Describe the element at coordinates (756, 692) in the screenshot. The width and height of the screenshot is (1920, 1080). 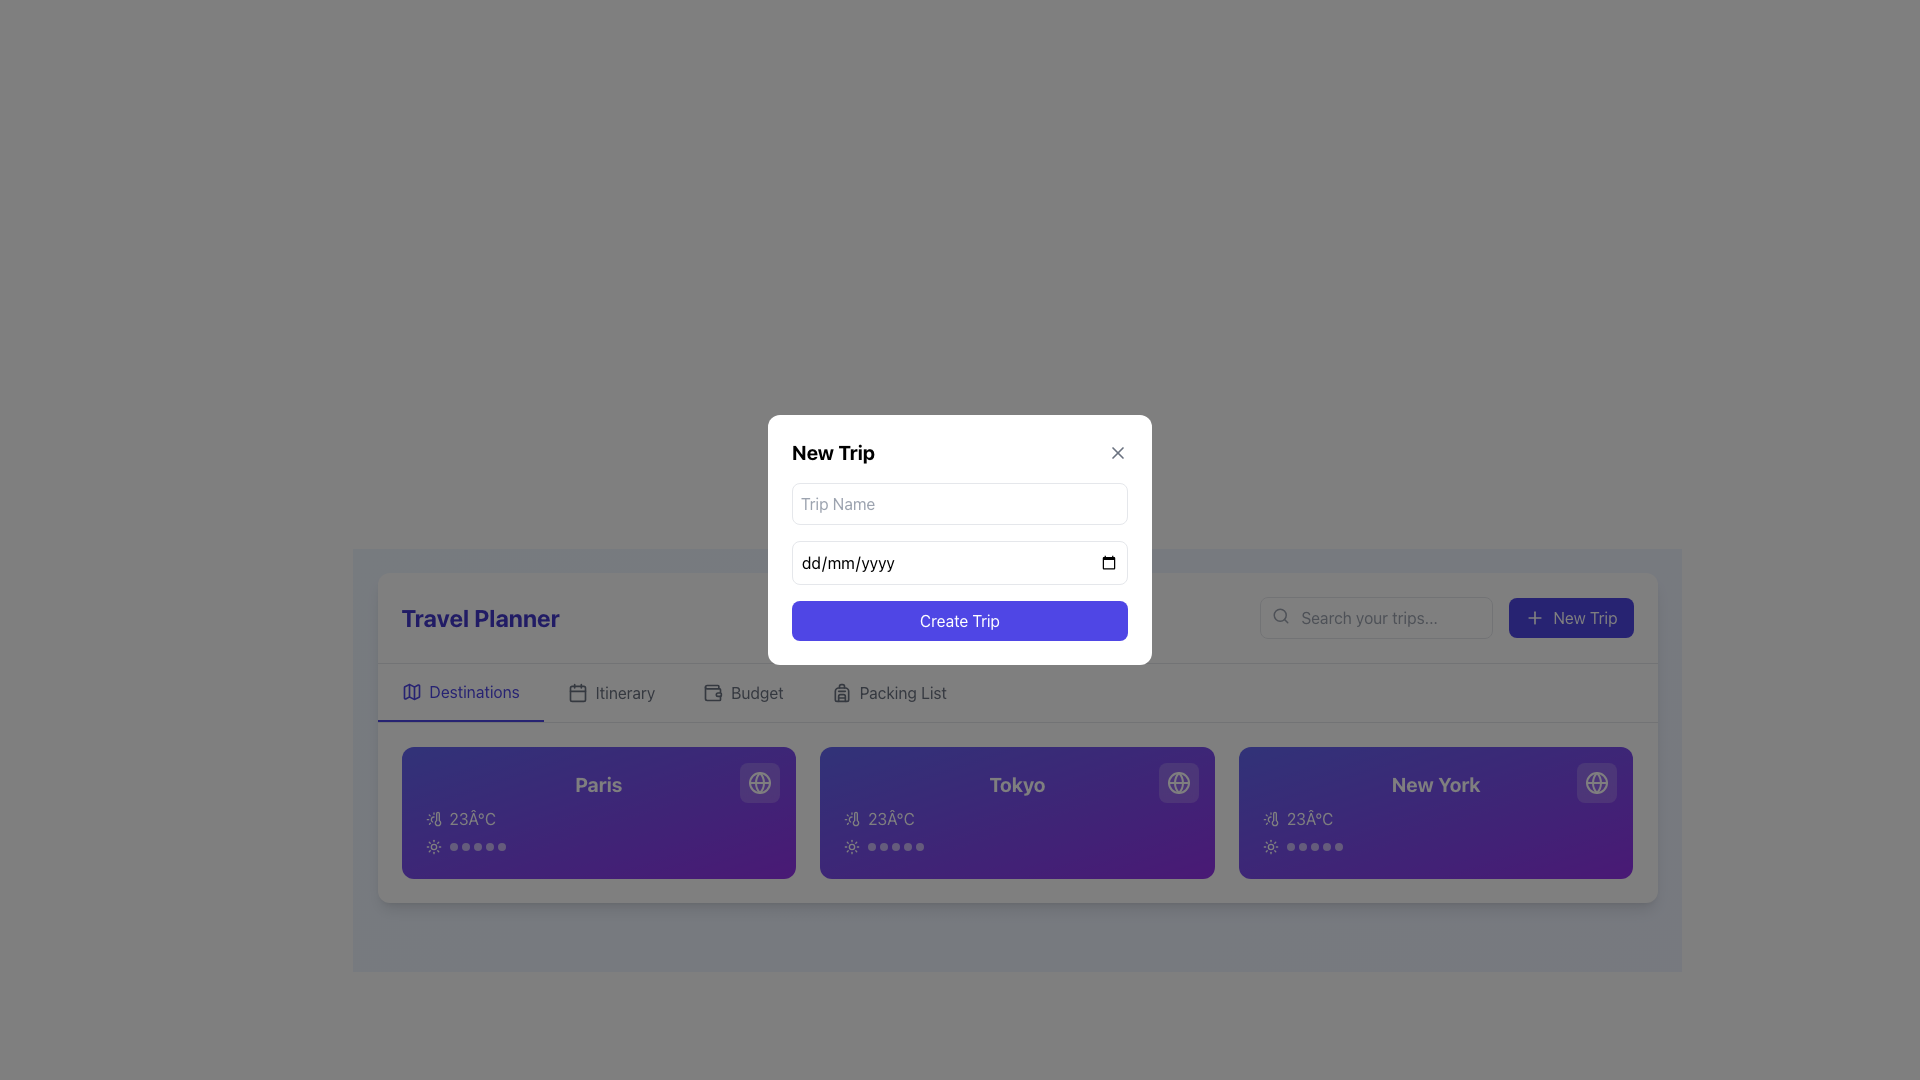
I see `the 'Budget' navigation link located under the 'Travel Planner' section` at that location.